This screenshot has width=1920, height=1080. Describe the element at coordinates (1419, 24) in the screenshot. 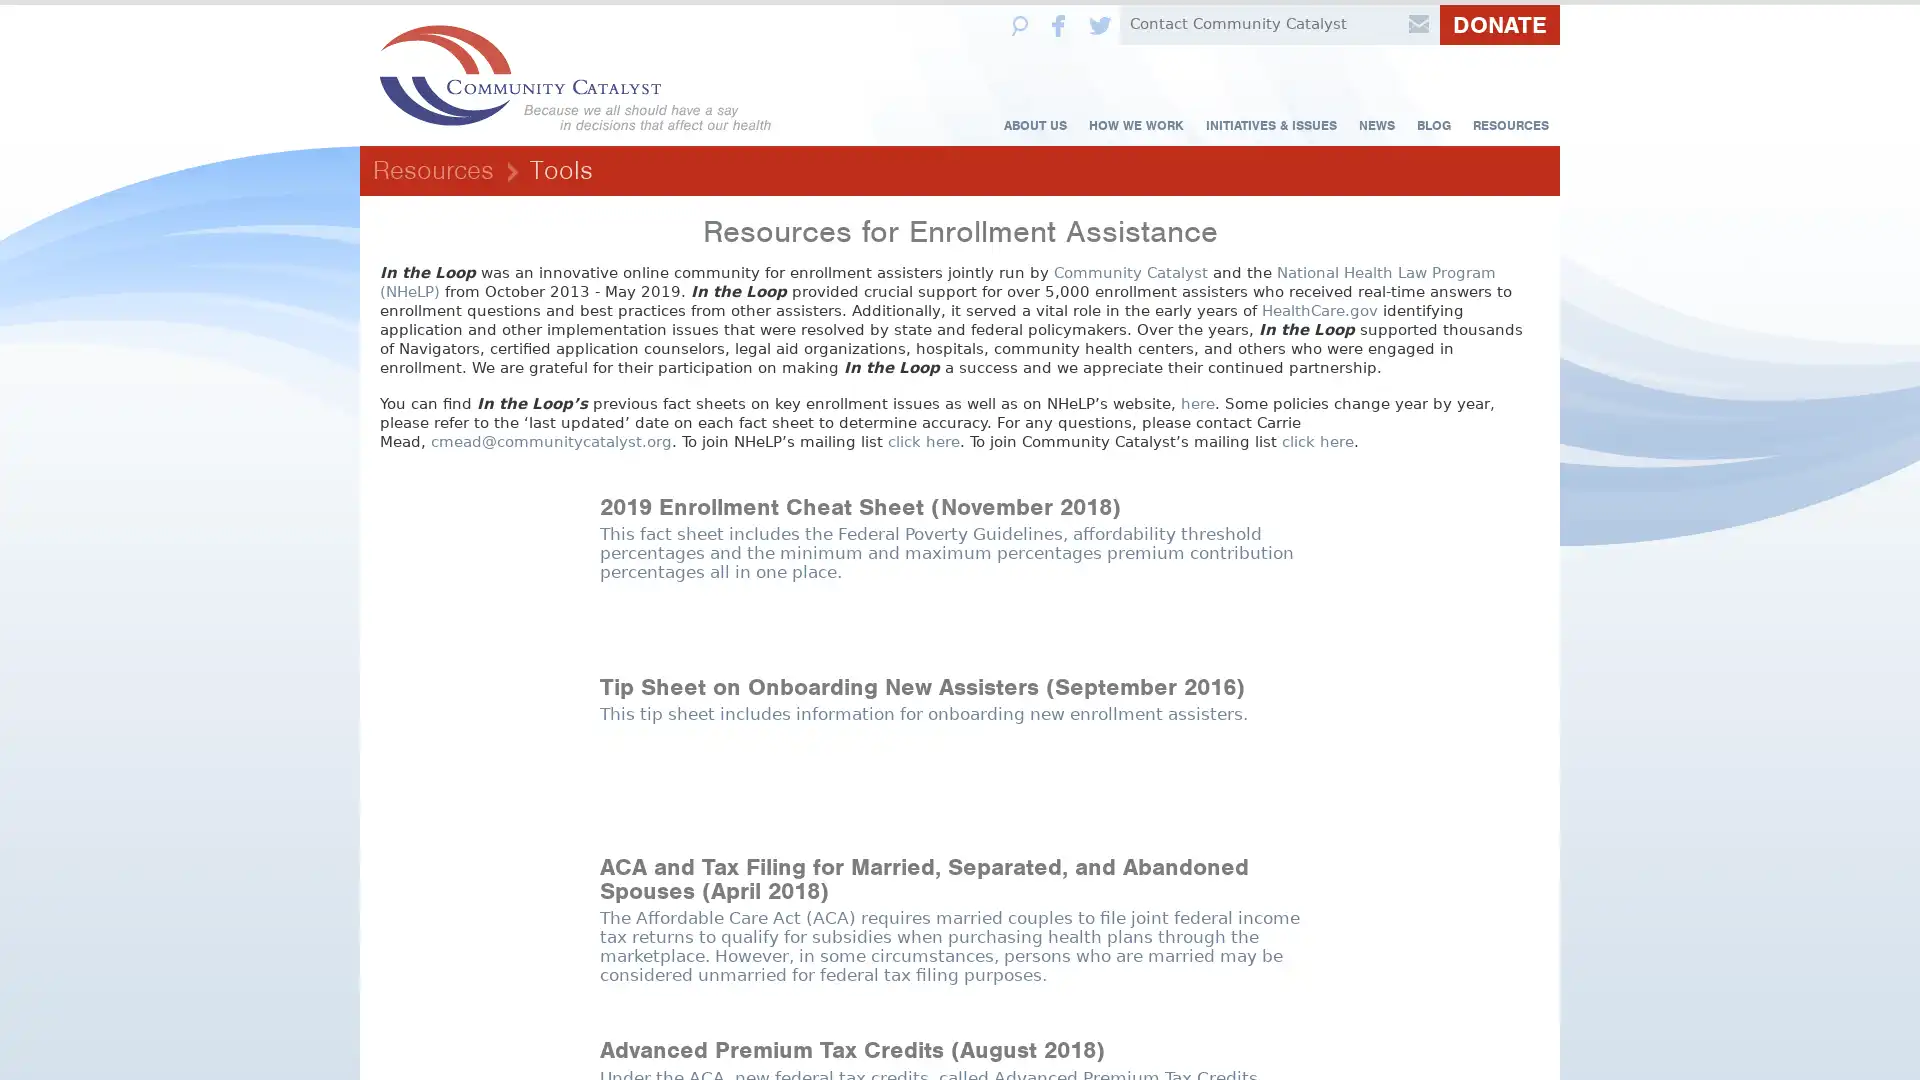

I see `Submit` at that location.